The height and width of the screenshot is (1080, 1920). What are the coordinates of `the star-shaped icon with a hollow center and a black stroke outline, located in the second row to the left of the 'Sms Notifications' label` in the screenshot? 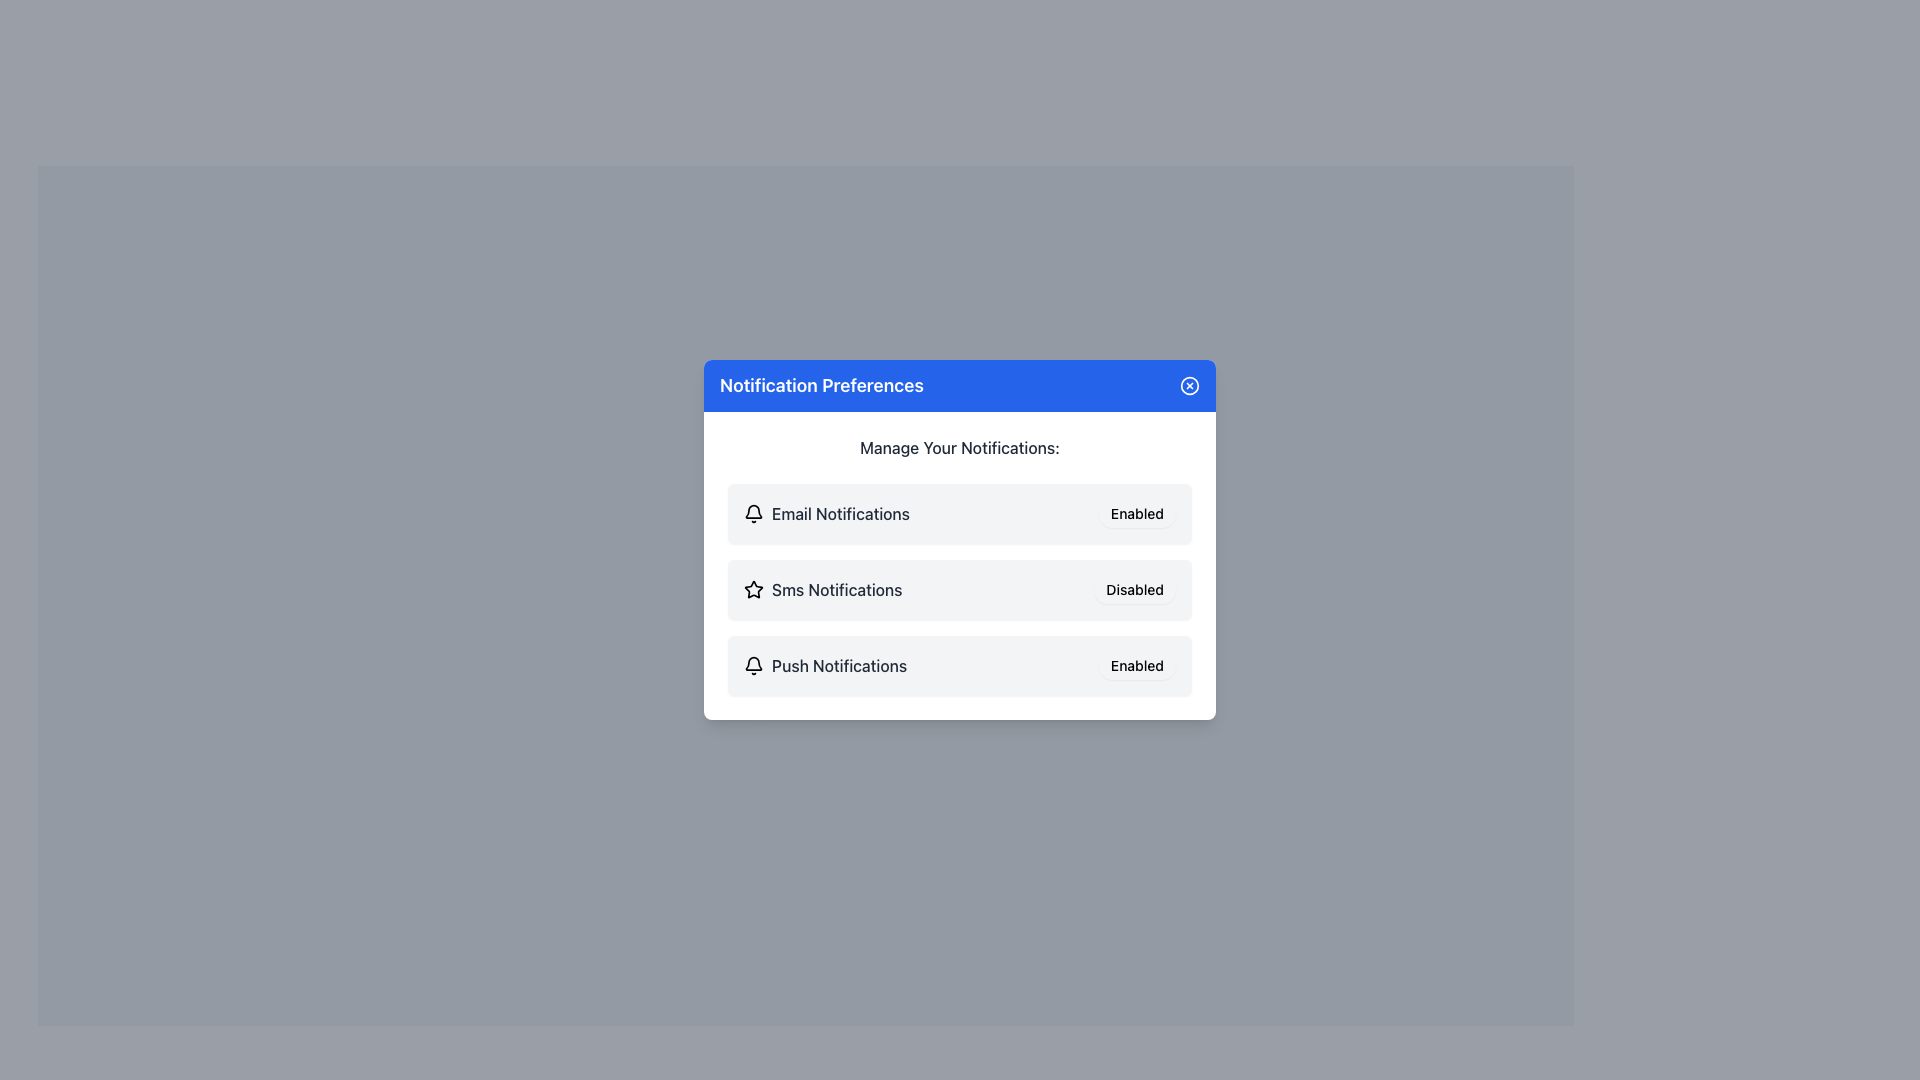 It's located at (752, 588).